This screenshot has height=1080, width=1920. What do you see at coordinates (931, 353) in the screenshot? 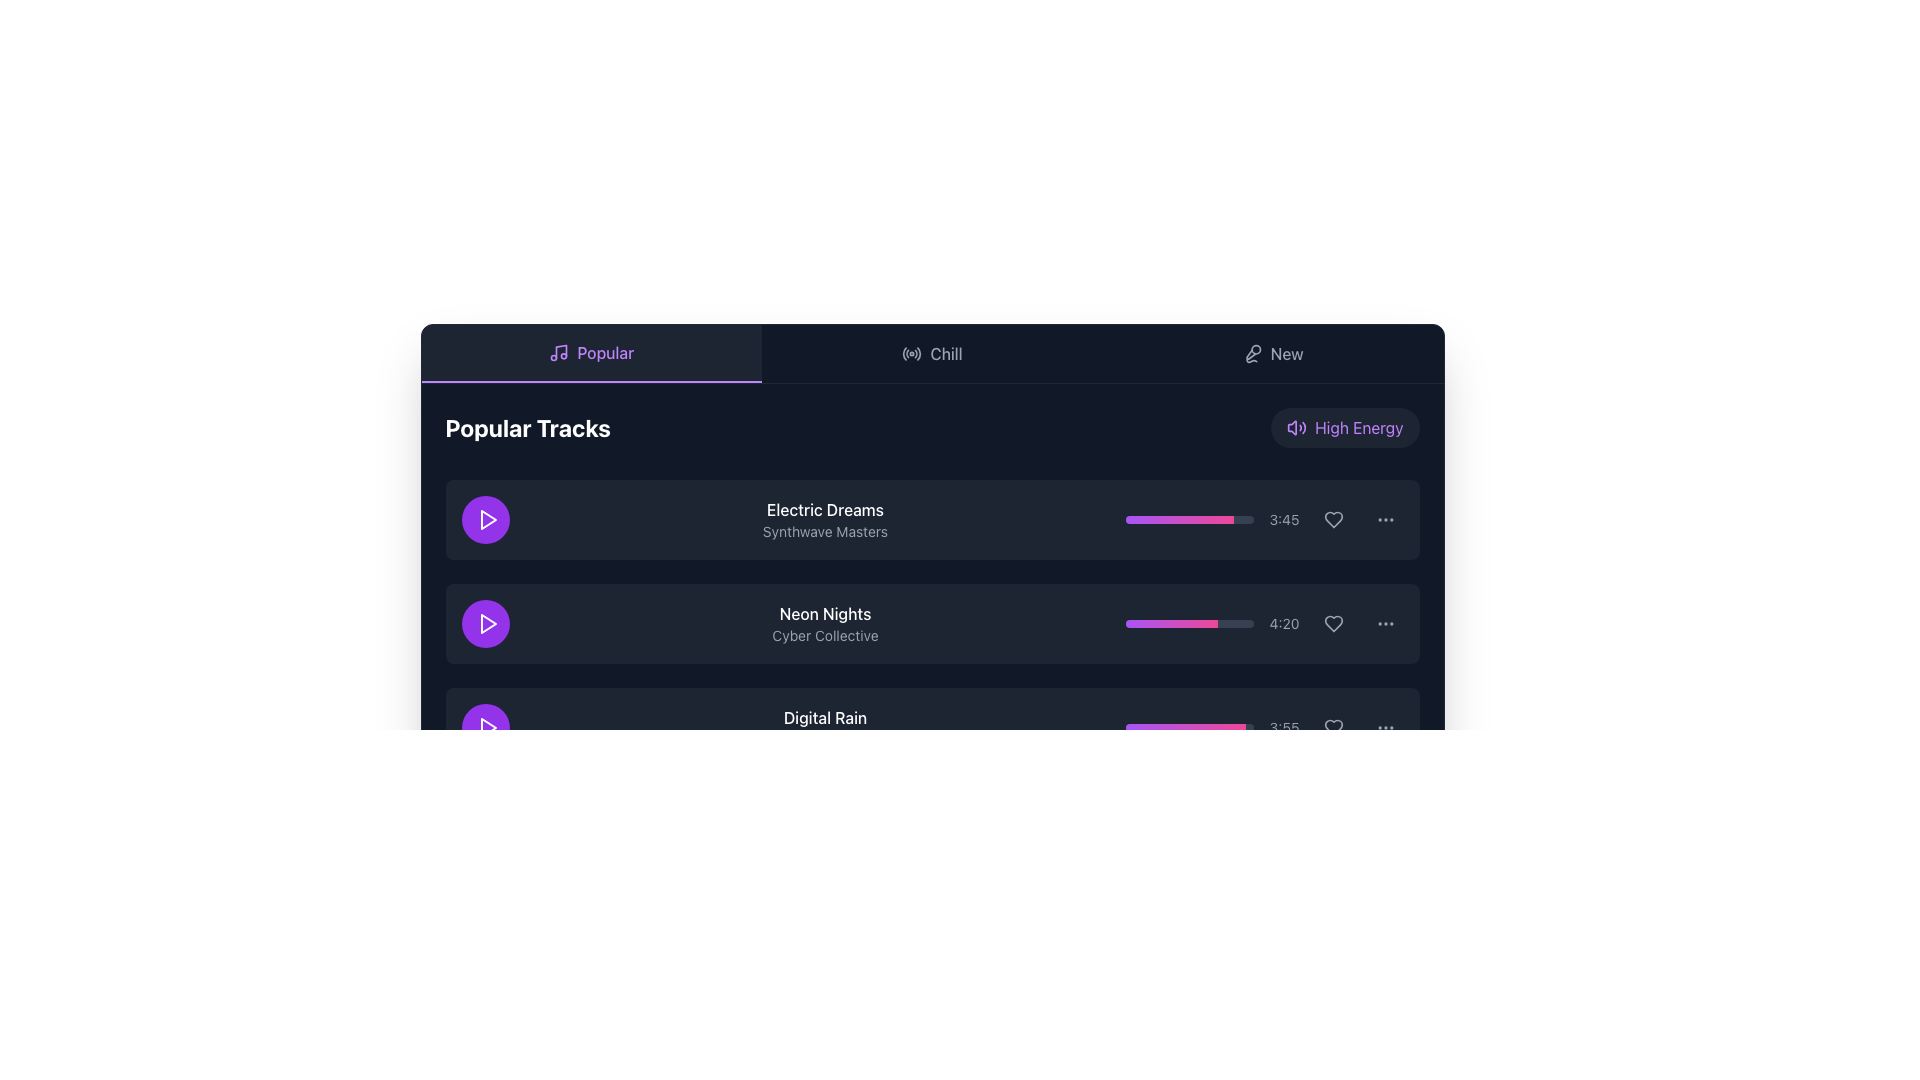
I see `the 'Chill' button, which features the word 'Chill' and a radio wave icon on its left` at bounding box center [931, 353].